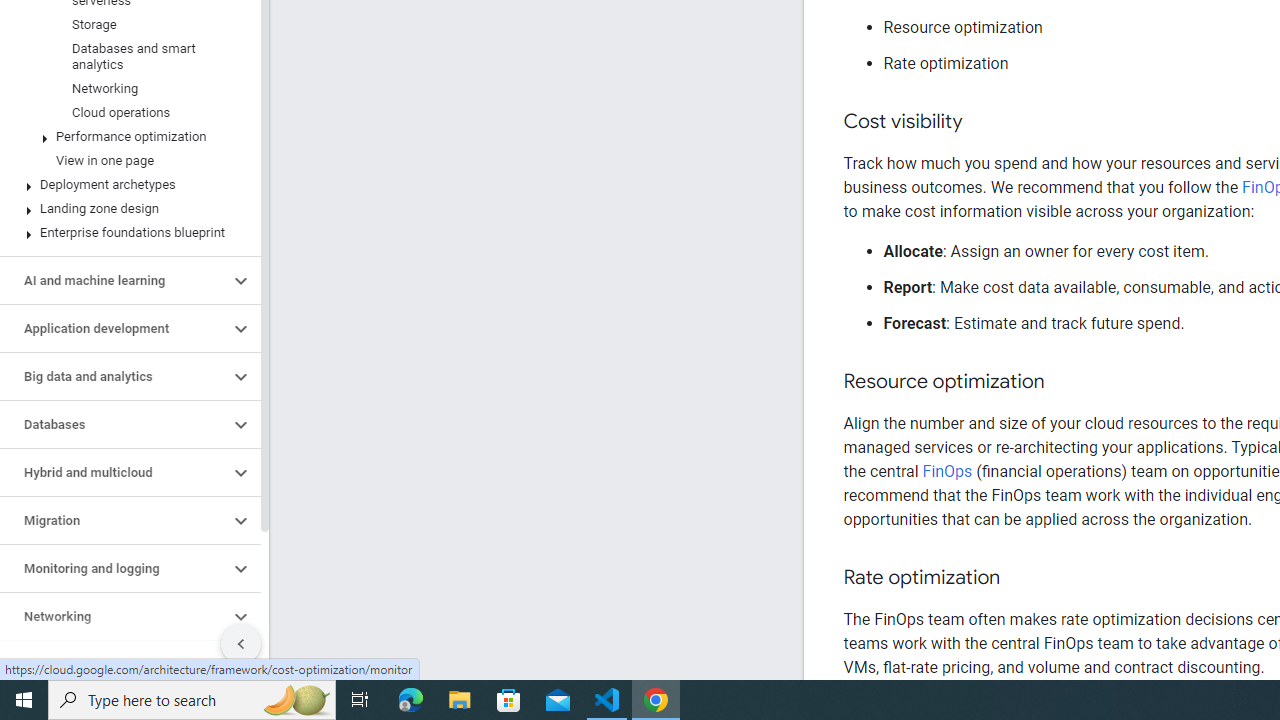 The width and height of the screenshot is (1280, 720). I want to click on 'Performance optimization', so click(125, 136).